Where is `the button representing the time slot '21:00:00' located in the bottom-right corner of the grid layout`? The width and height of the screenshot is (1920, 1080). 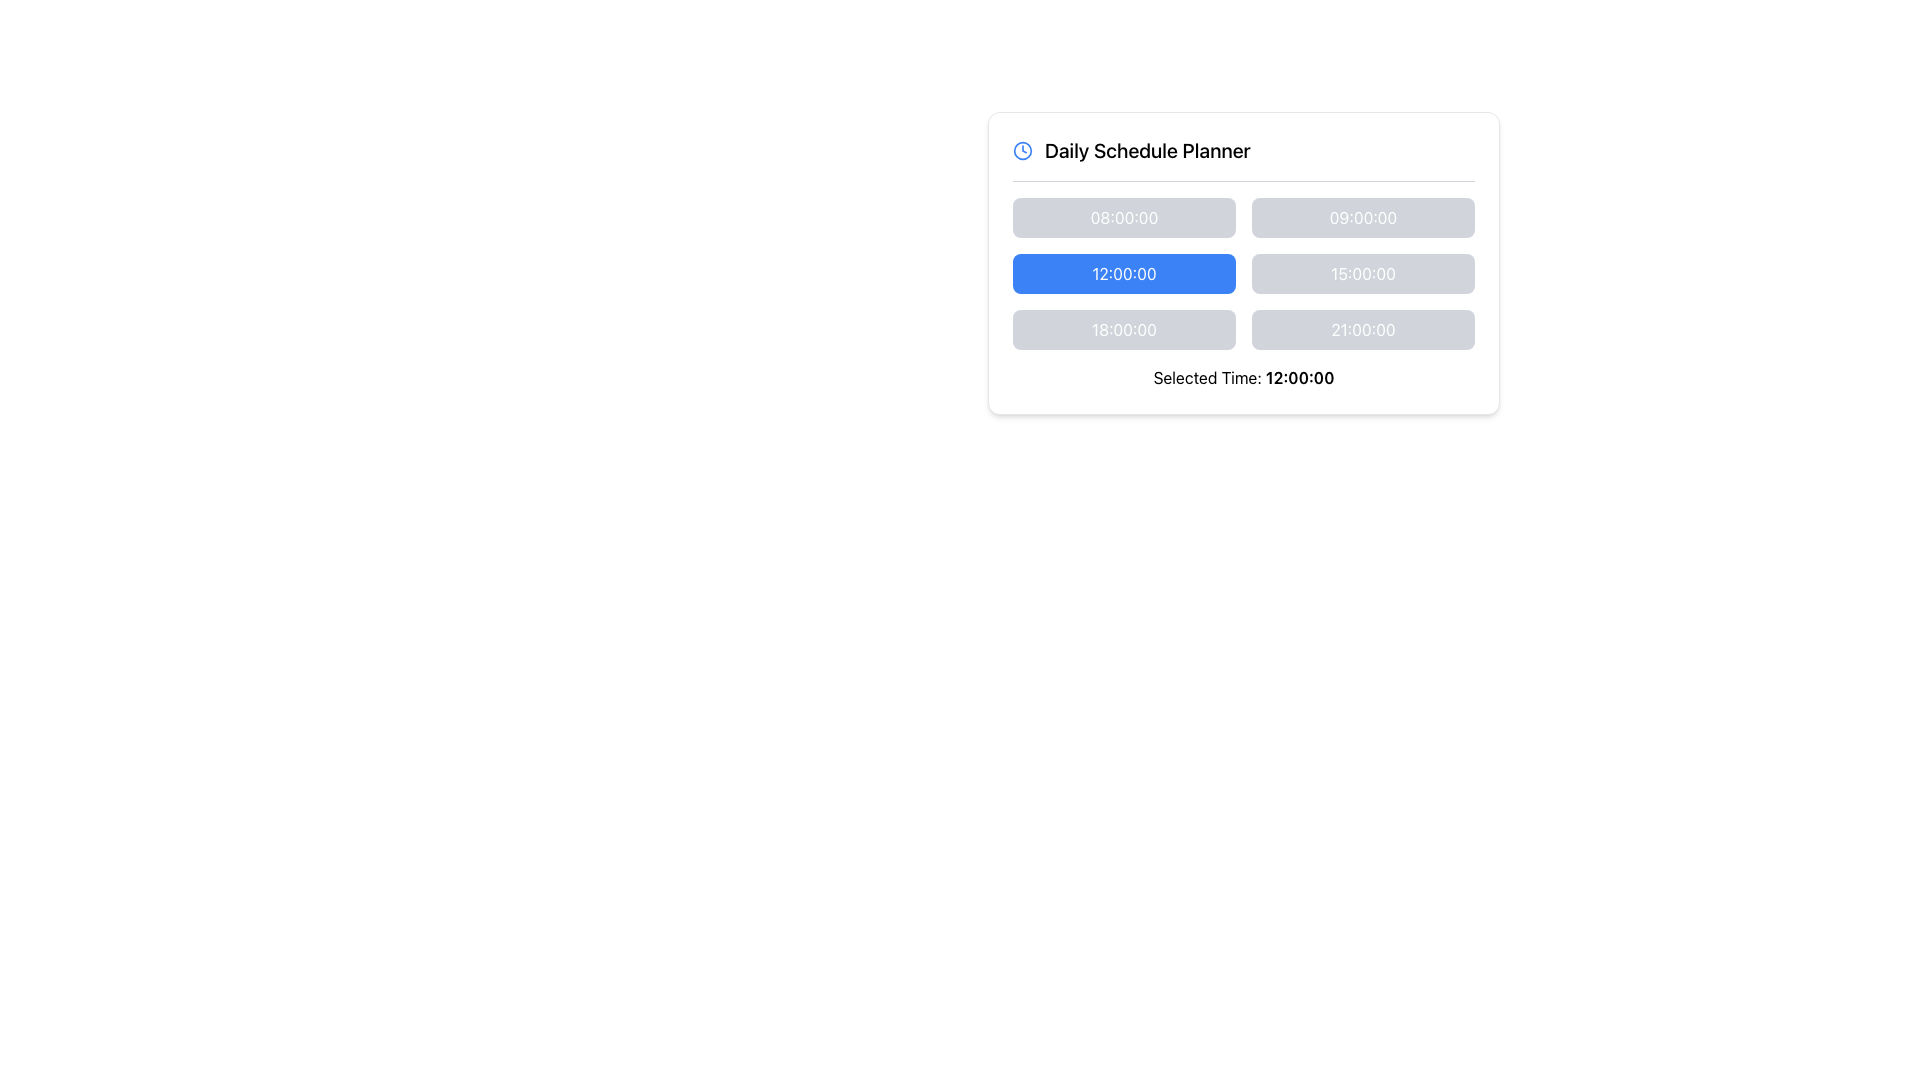
the button representing the time slot '21:00:00' located in the bottom-right corner of the grid layout is located at coordinates (1362, 329).